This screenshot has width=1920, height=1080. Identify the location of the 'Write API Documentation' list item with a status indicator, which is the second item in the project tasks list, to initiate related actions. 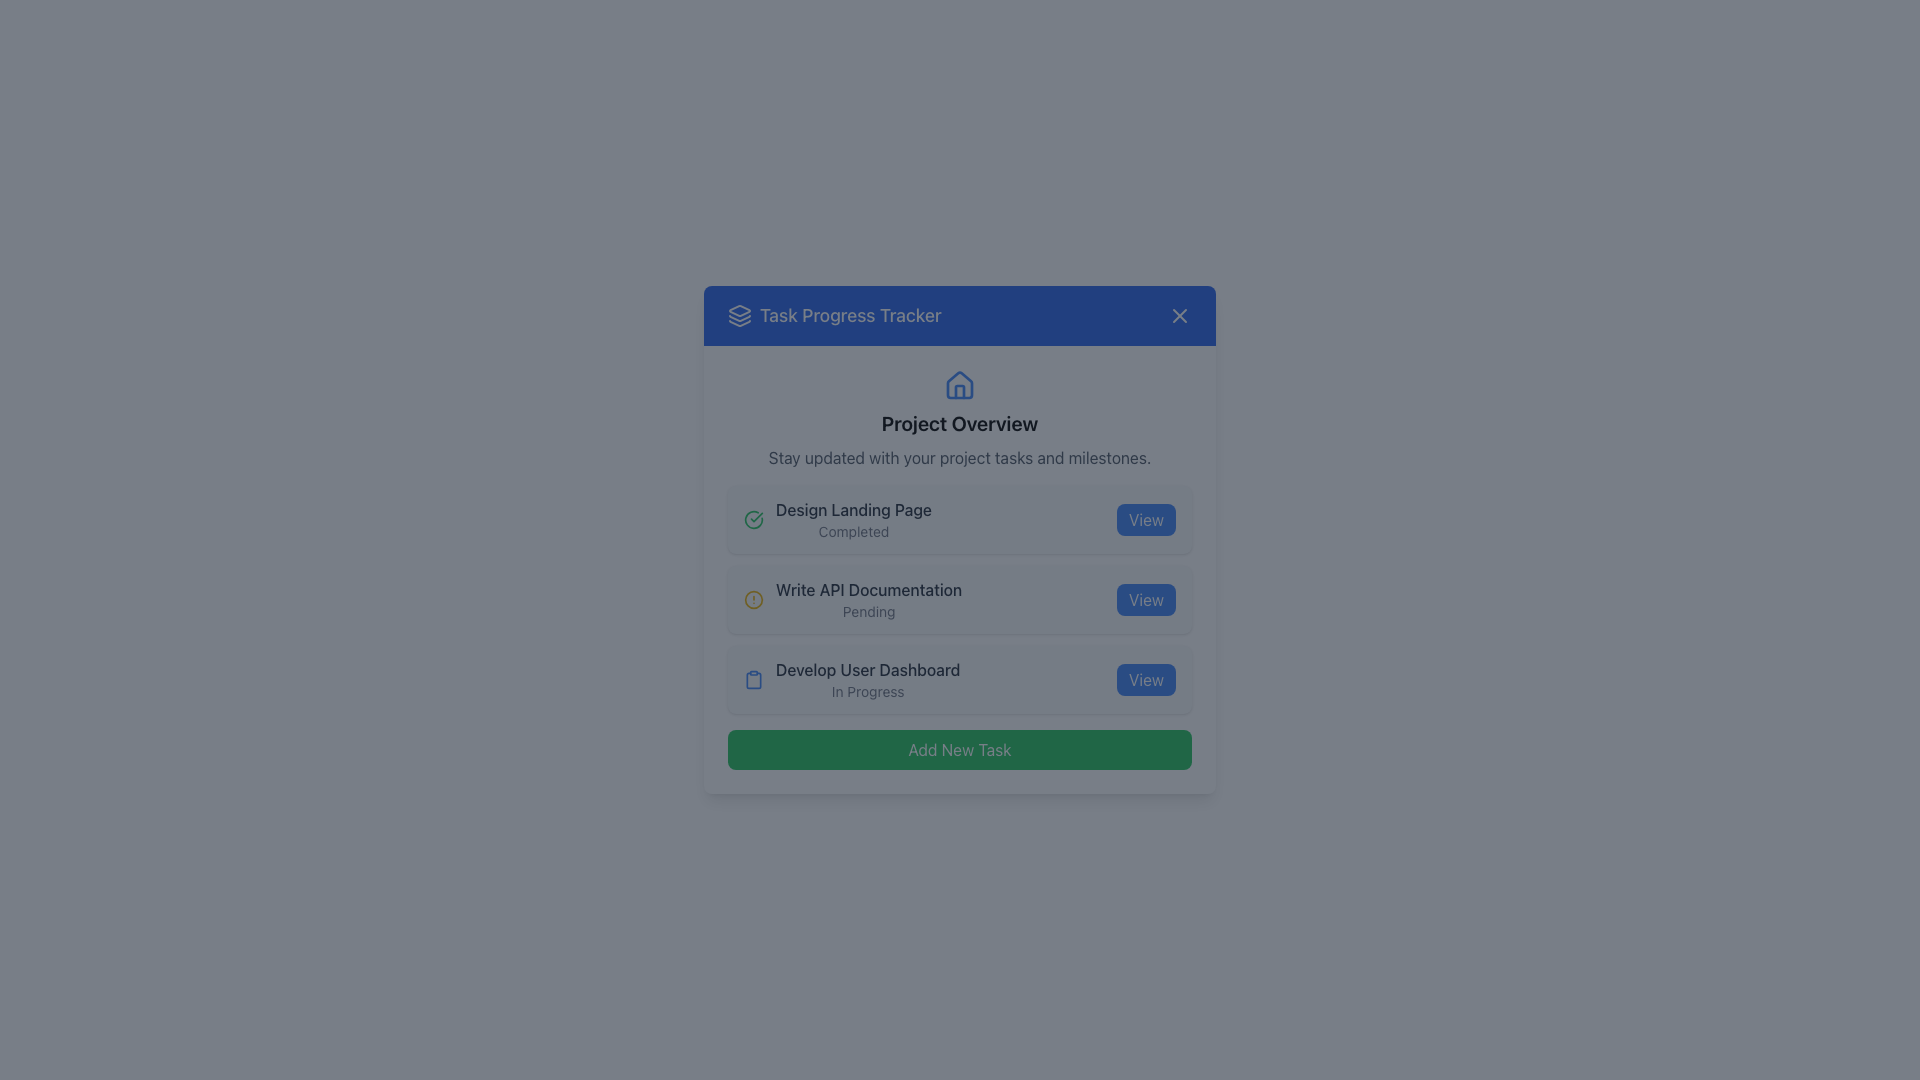
(869, 599).